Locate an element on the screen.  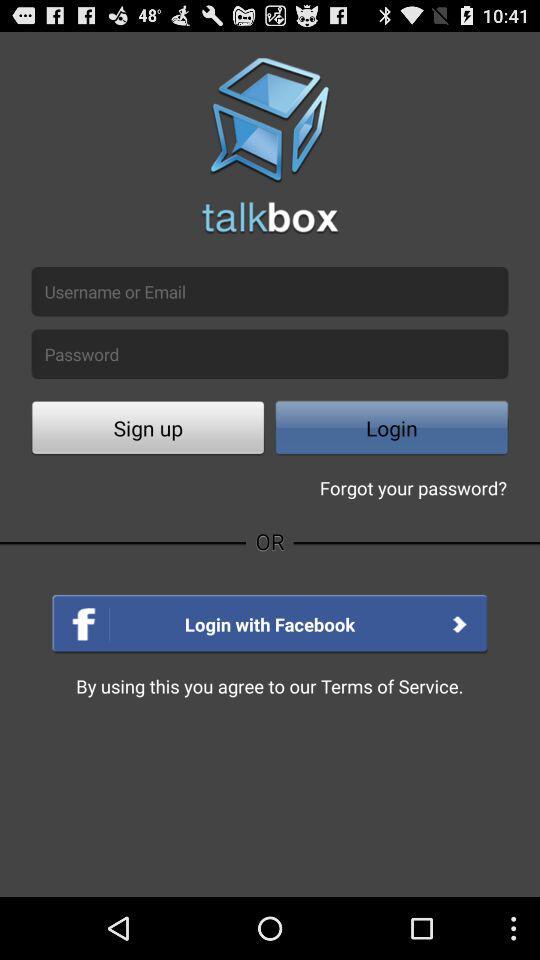
button to the left of login icon is located at coordinates (147, 430).